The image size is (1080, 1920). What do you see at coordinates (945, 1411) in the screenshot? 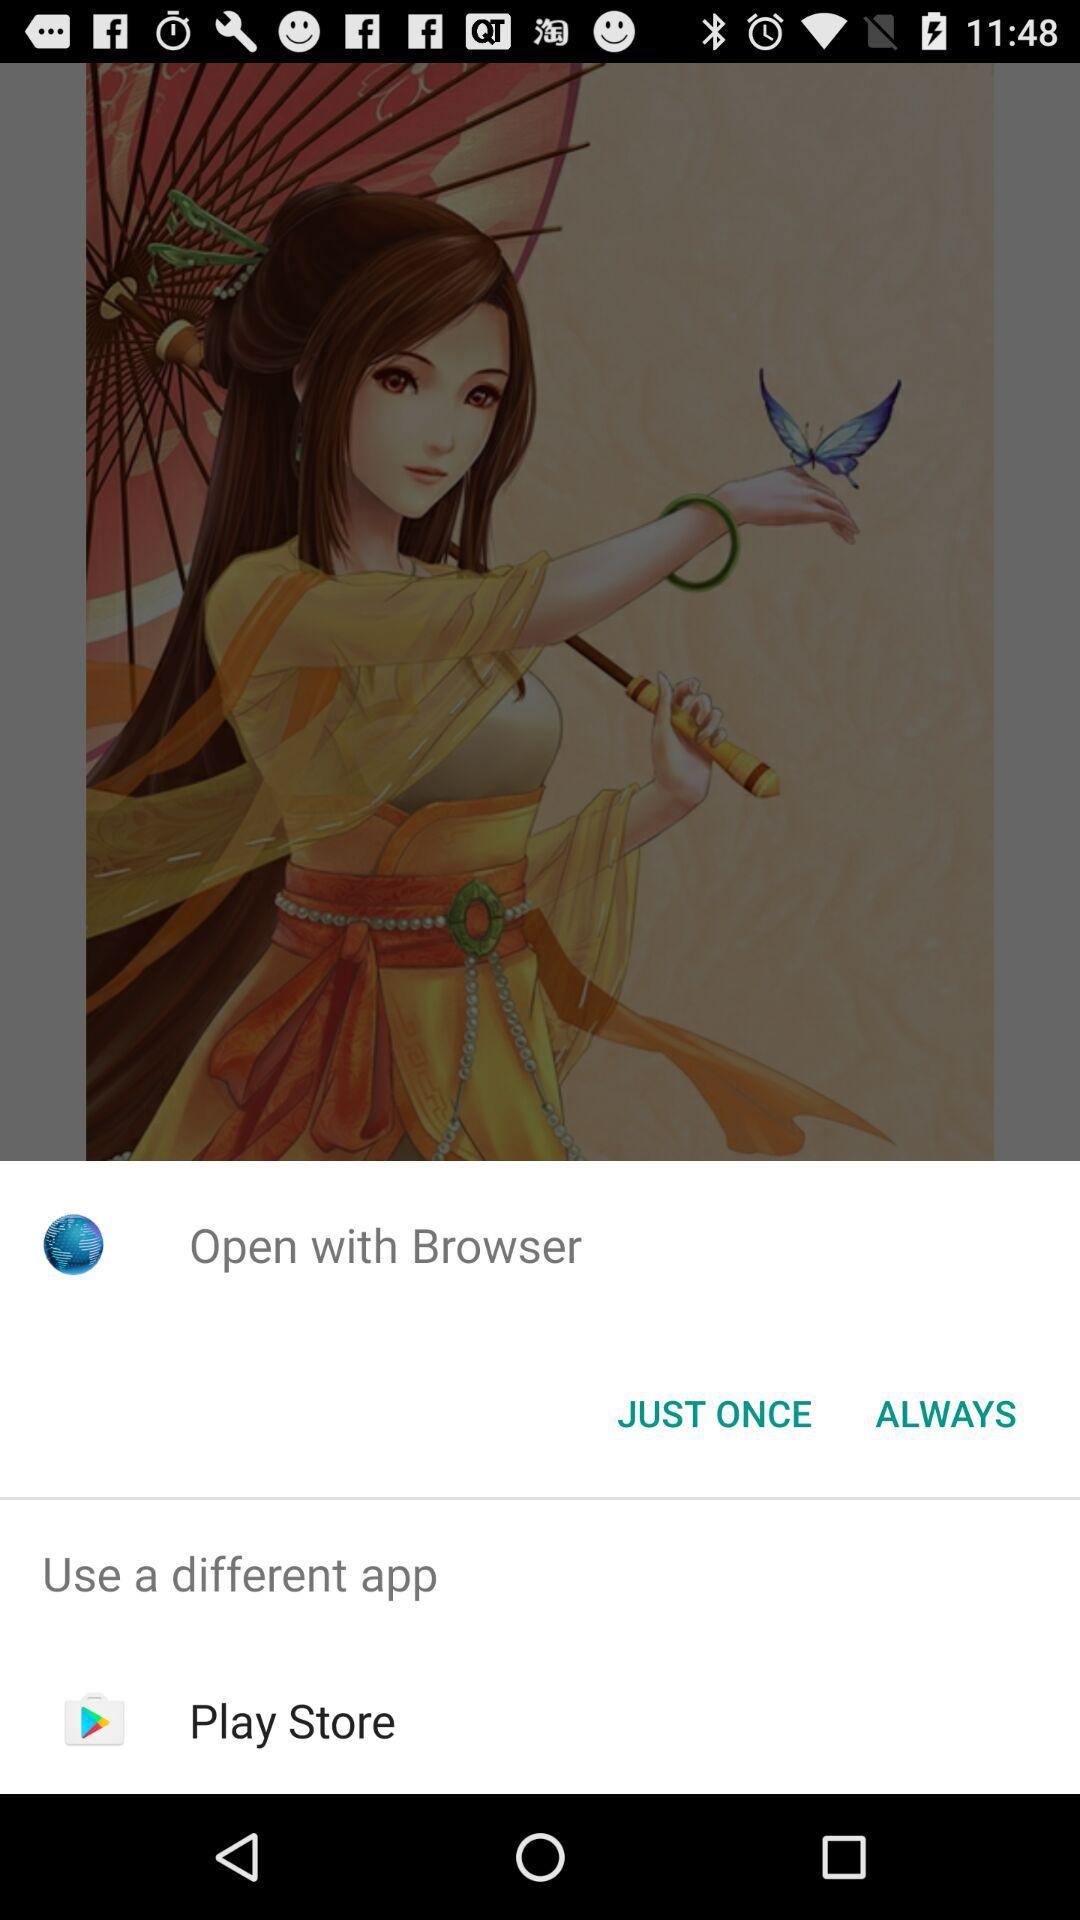
I see `app below open with browser app` at bounding box center [945, 1411].